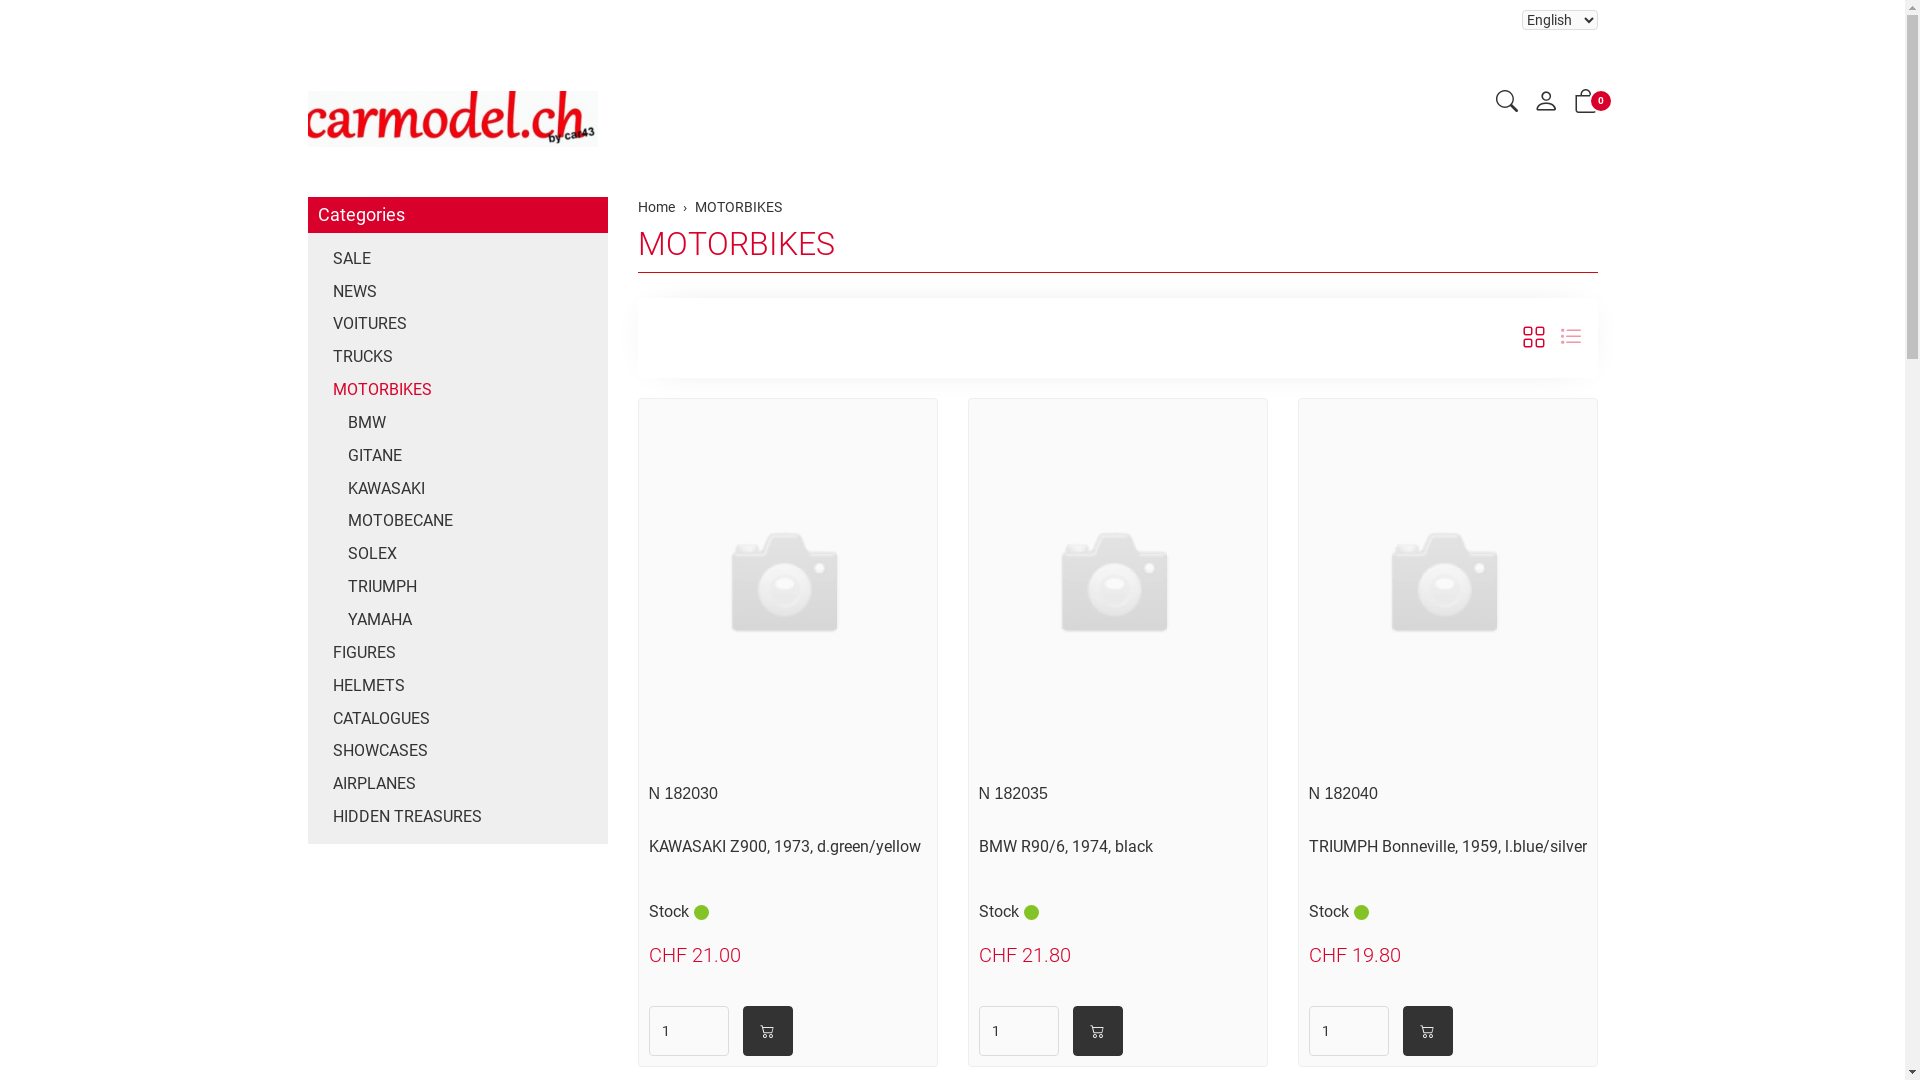  I want to click on 'into shopping cart', so click(766, 1030).